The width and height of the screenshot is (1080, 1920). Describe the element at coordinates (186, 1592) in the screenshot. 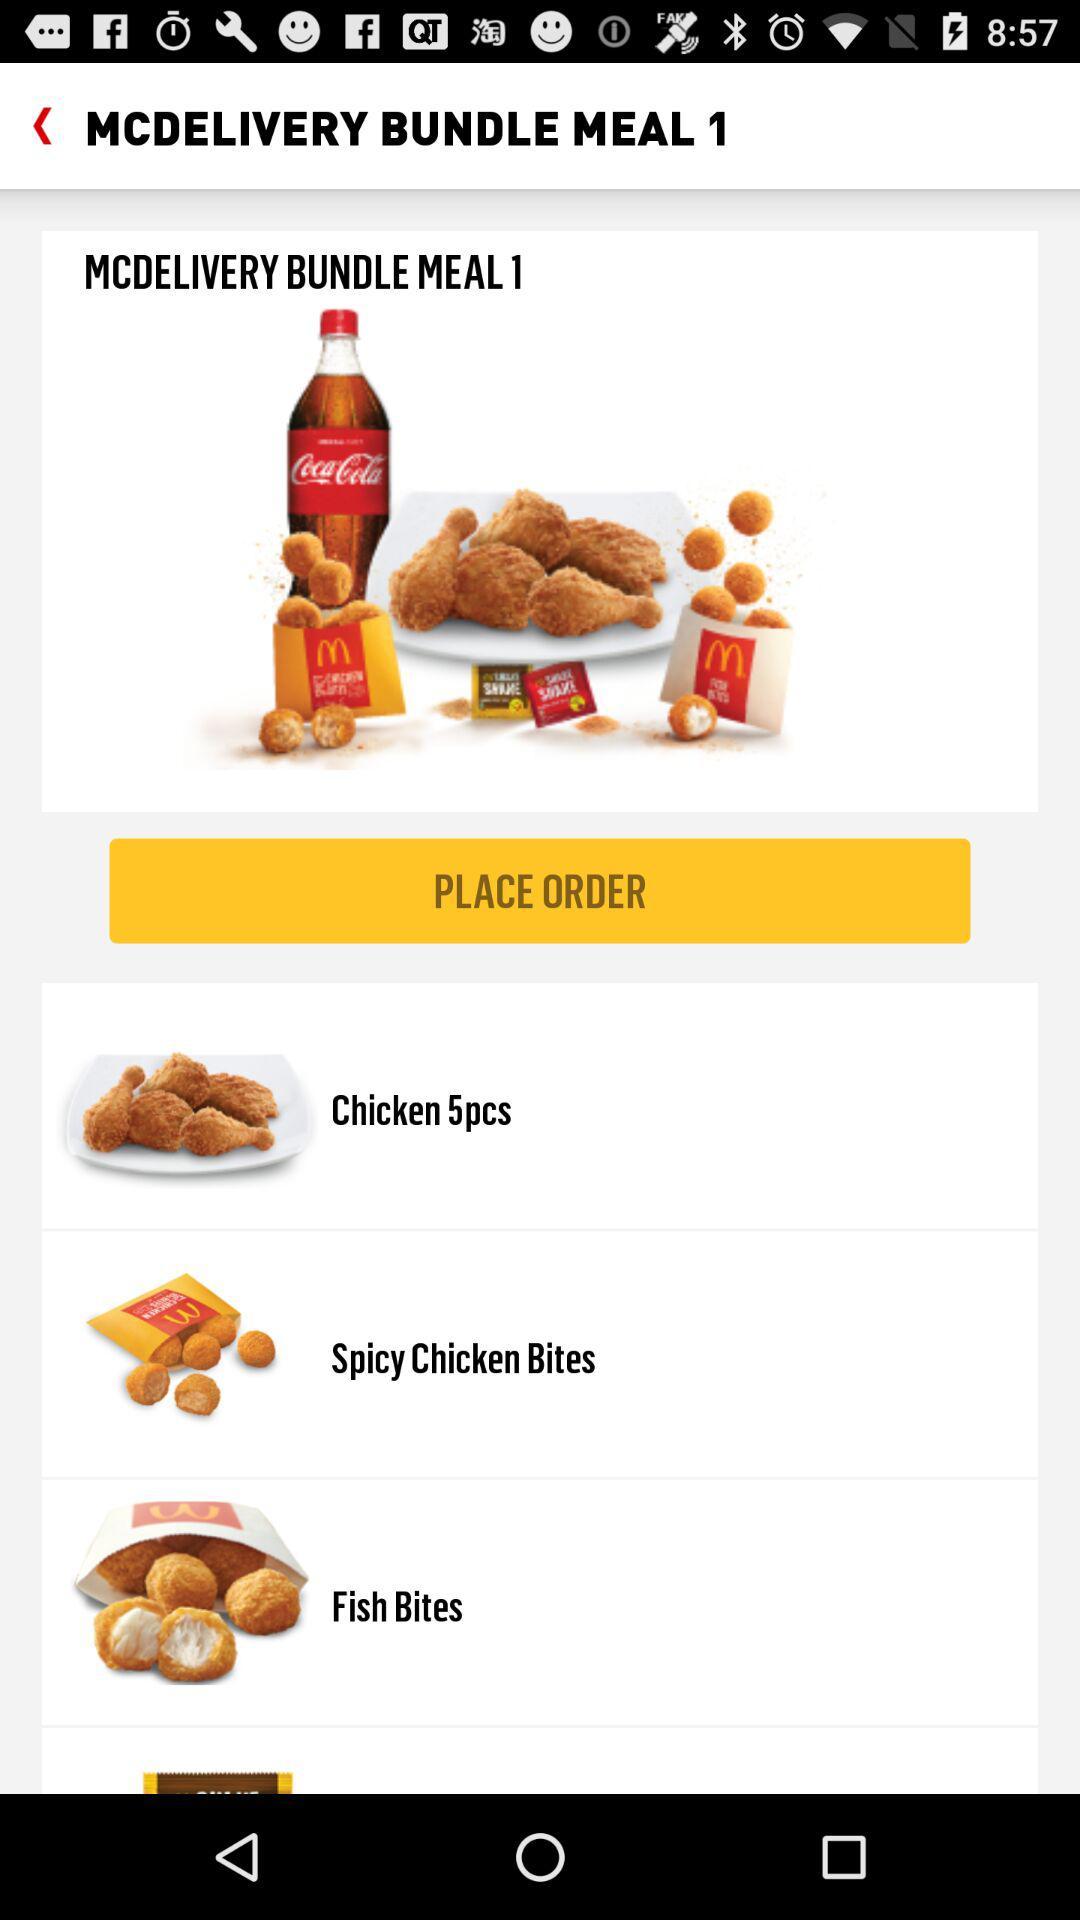

I see `the third image in place order from the top` at that location.